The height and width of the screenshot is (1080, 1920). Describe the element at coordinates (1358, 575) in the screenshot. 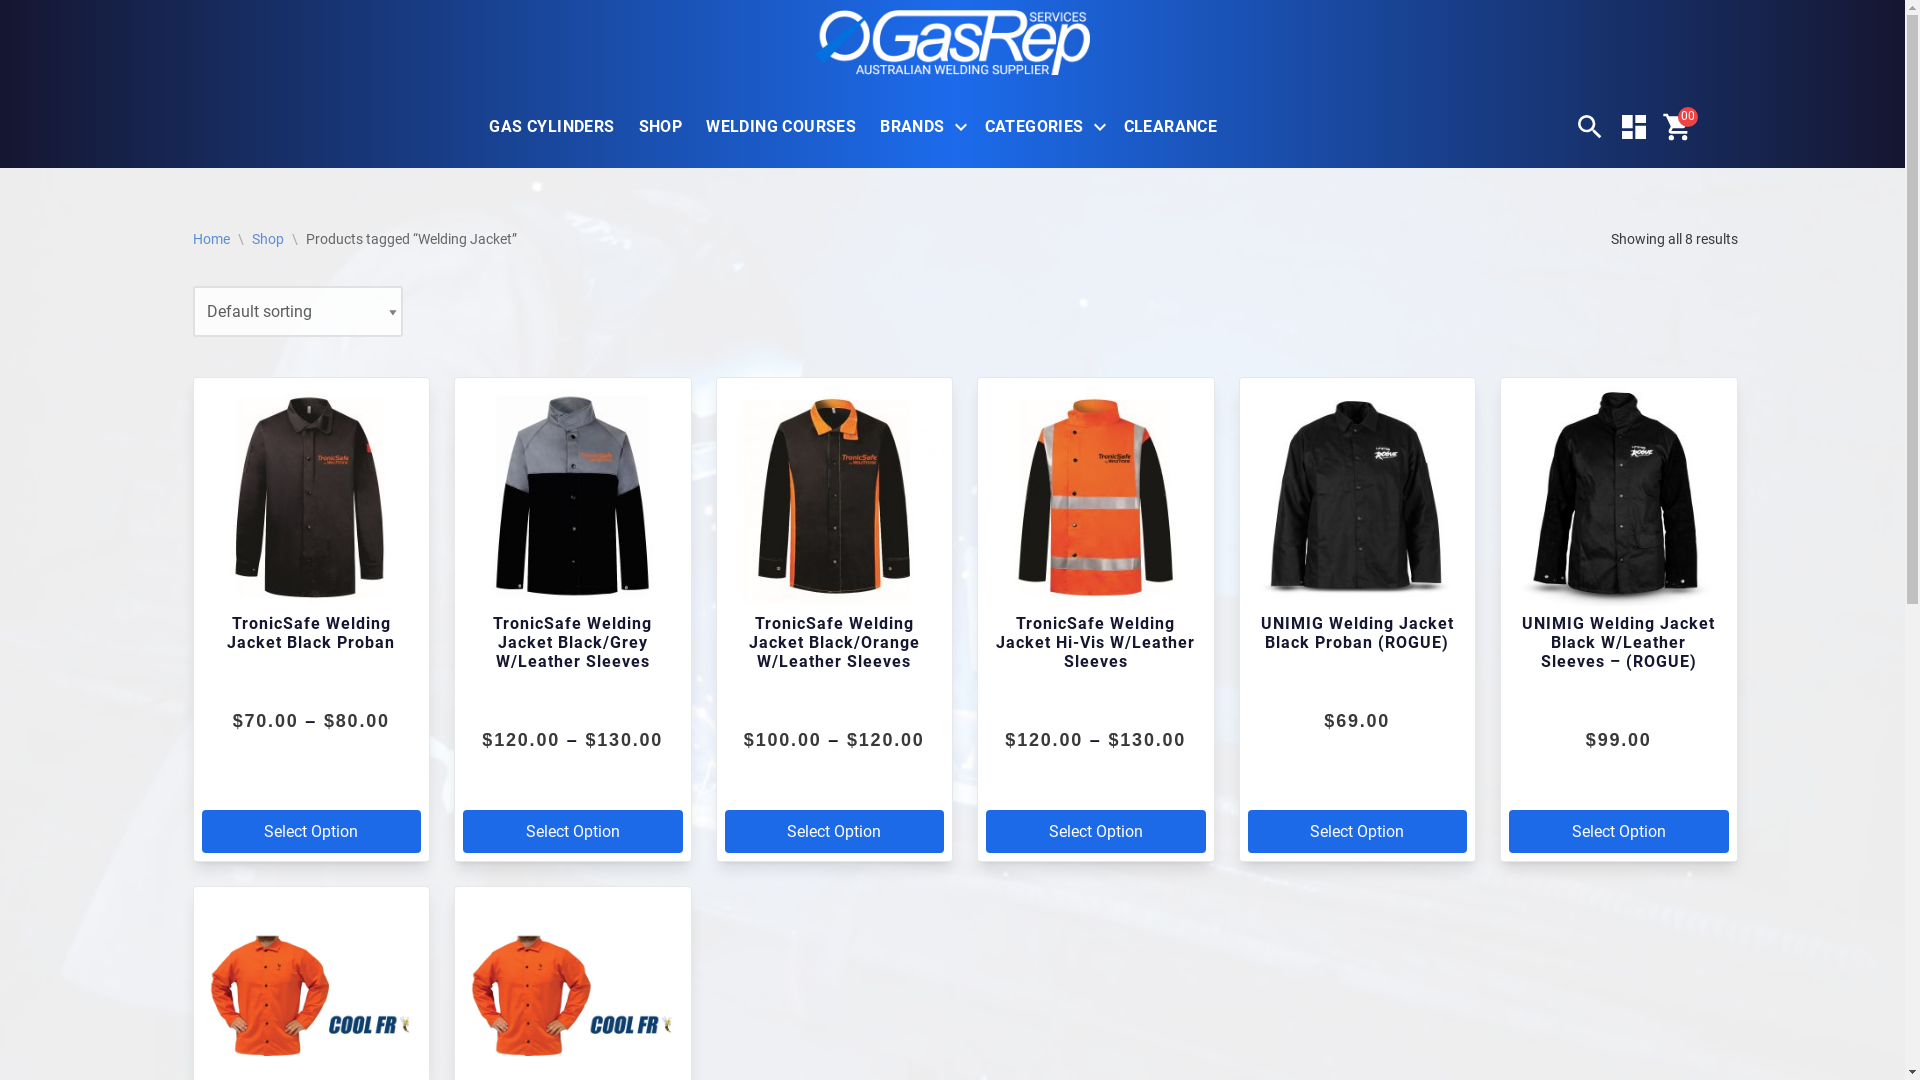

I see `'UNIMIG Welding Jacket Black Proban (ROGUE)` at that location.